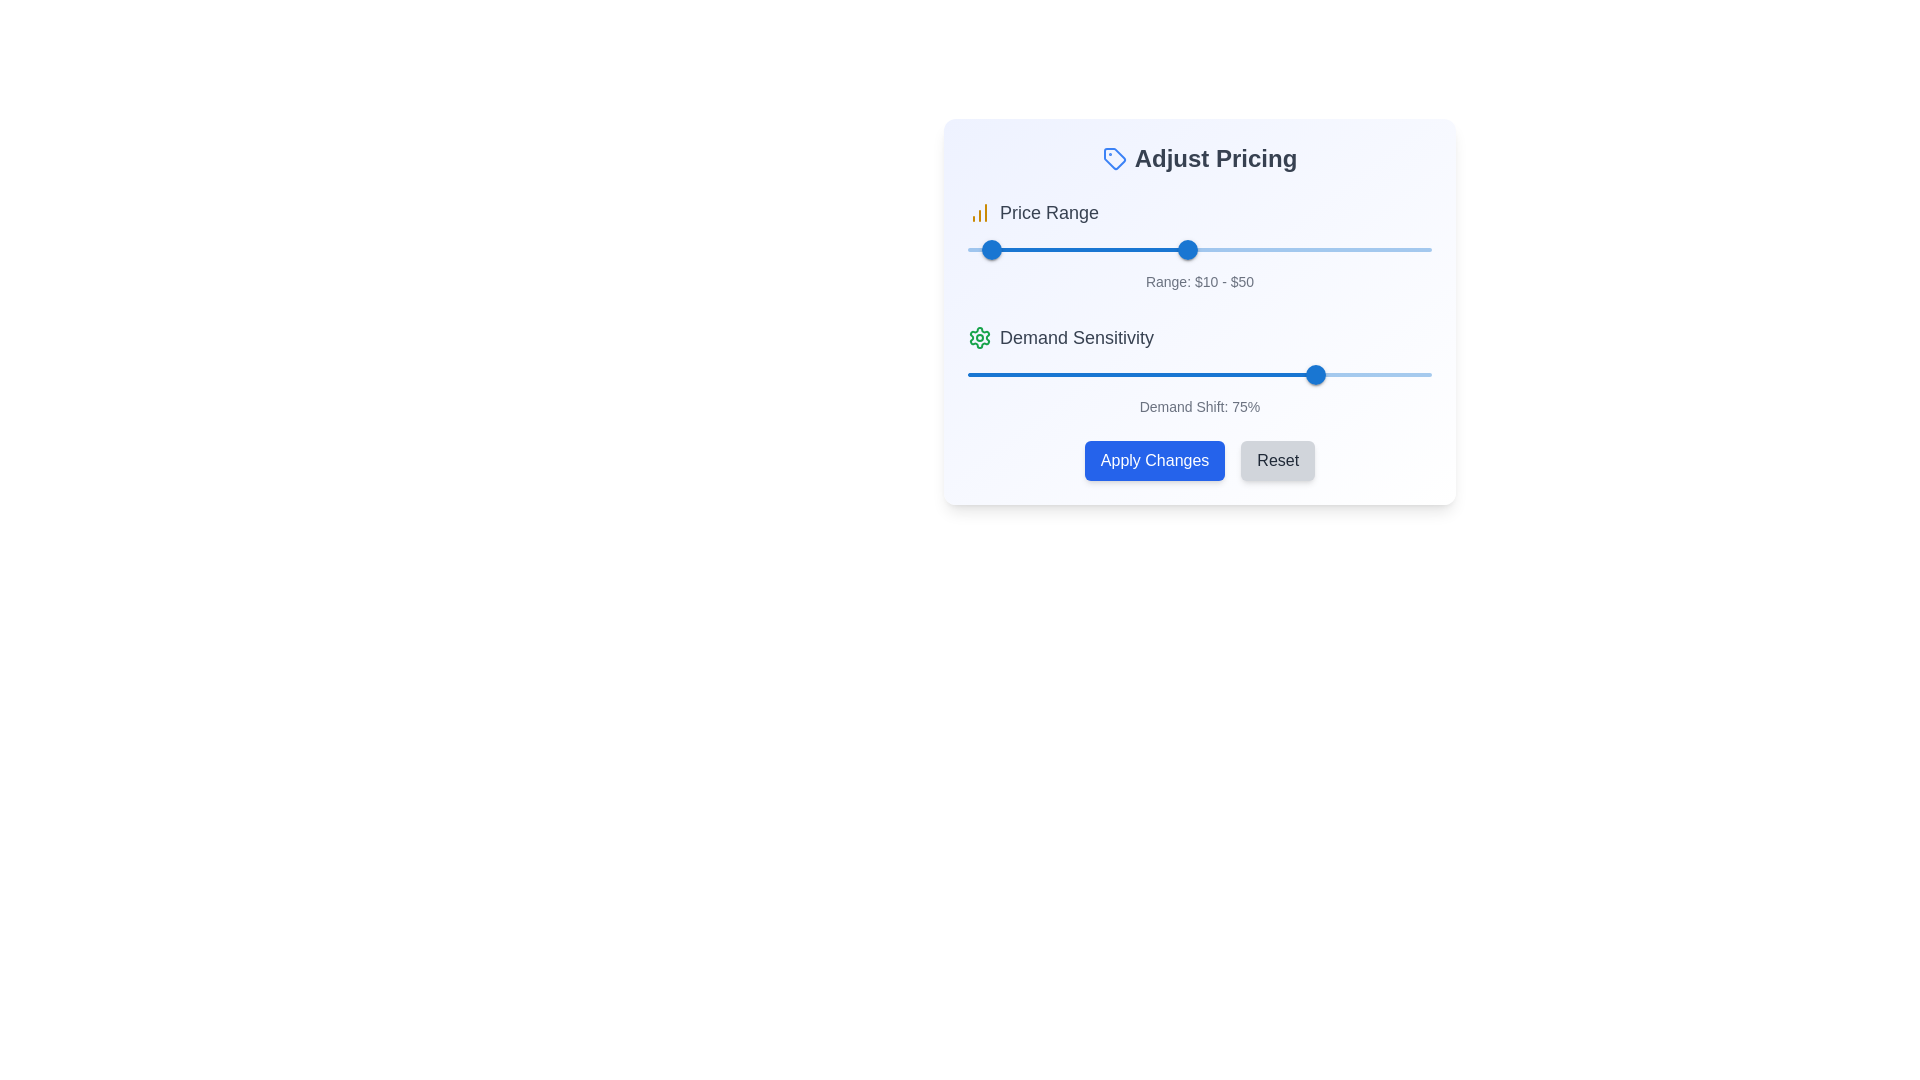  What do you see at coordinates (1135, 249) in the screenshot?
I see `the Price Range slider` at bounding box center [1135, 249].